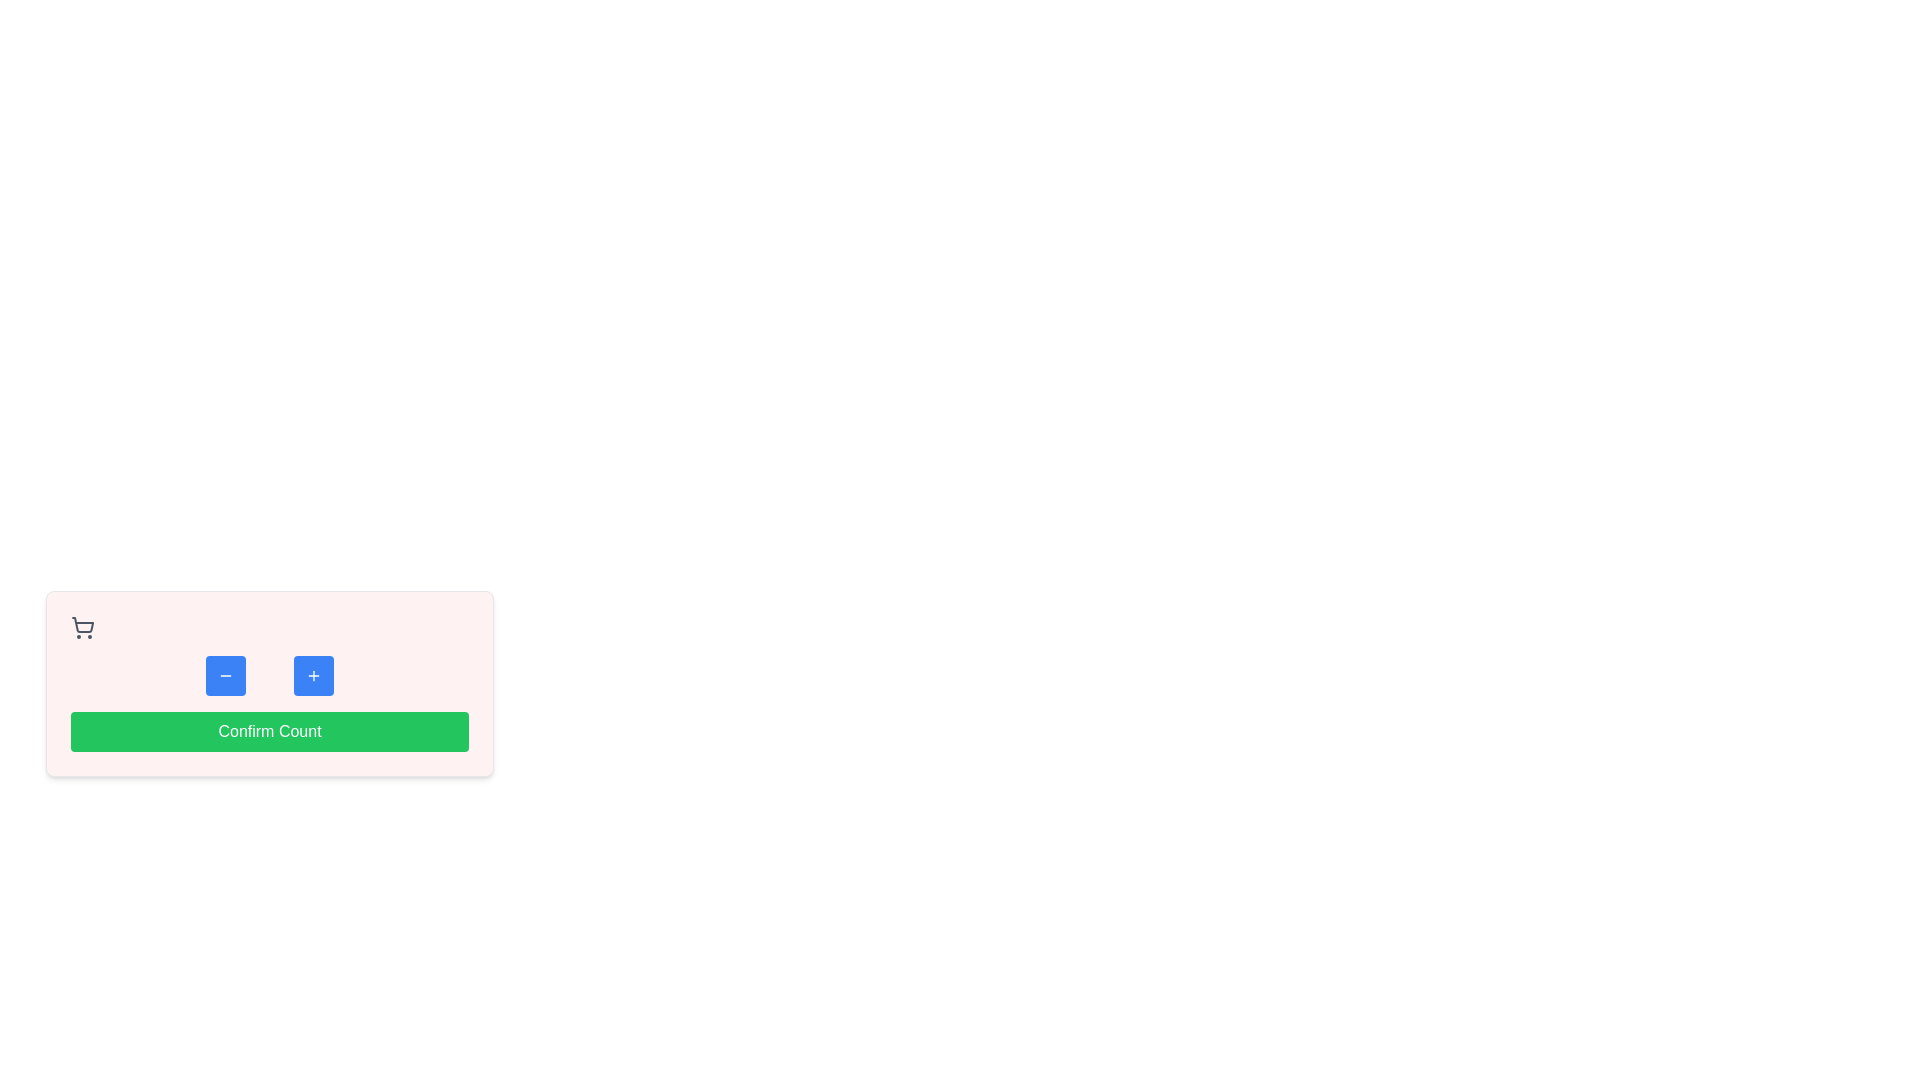  I want to click on the '+' button with a blue background and rounded corners to increment or add, so click(312, 675).